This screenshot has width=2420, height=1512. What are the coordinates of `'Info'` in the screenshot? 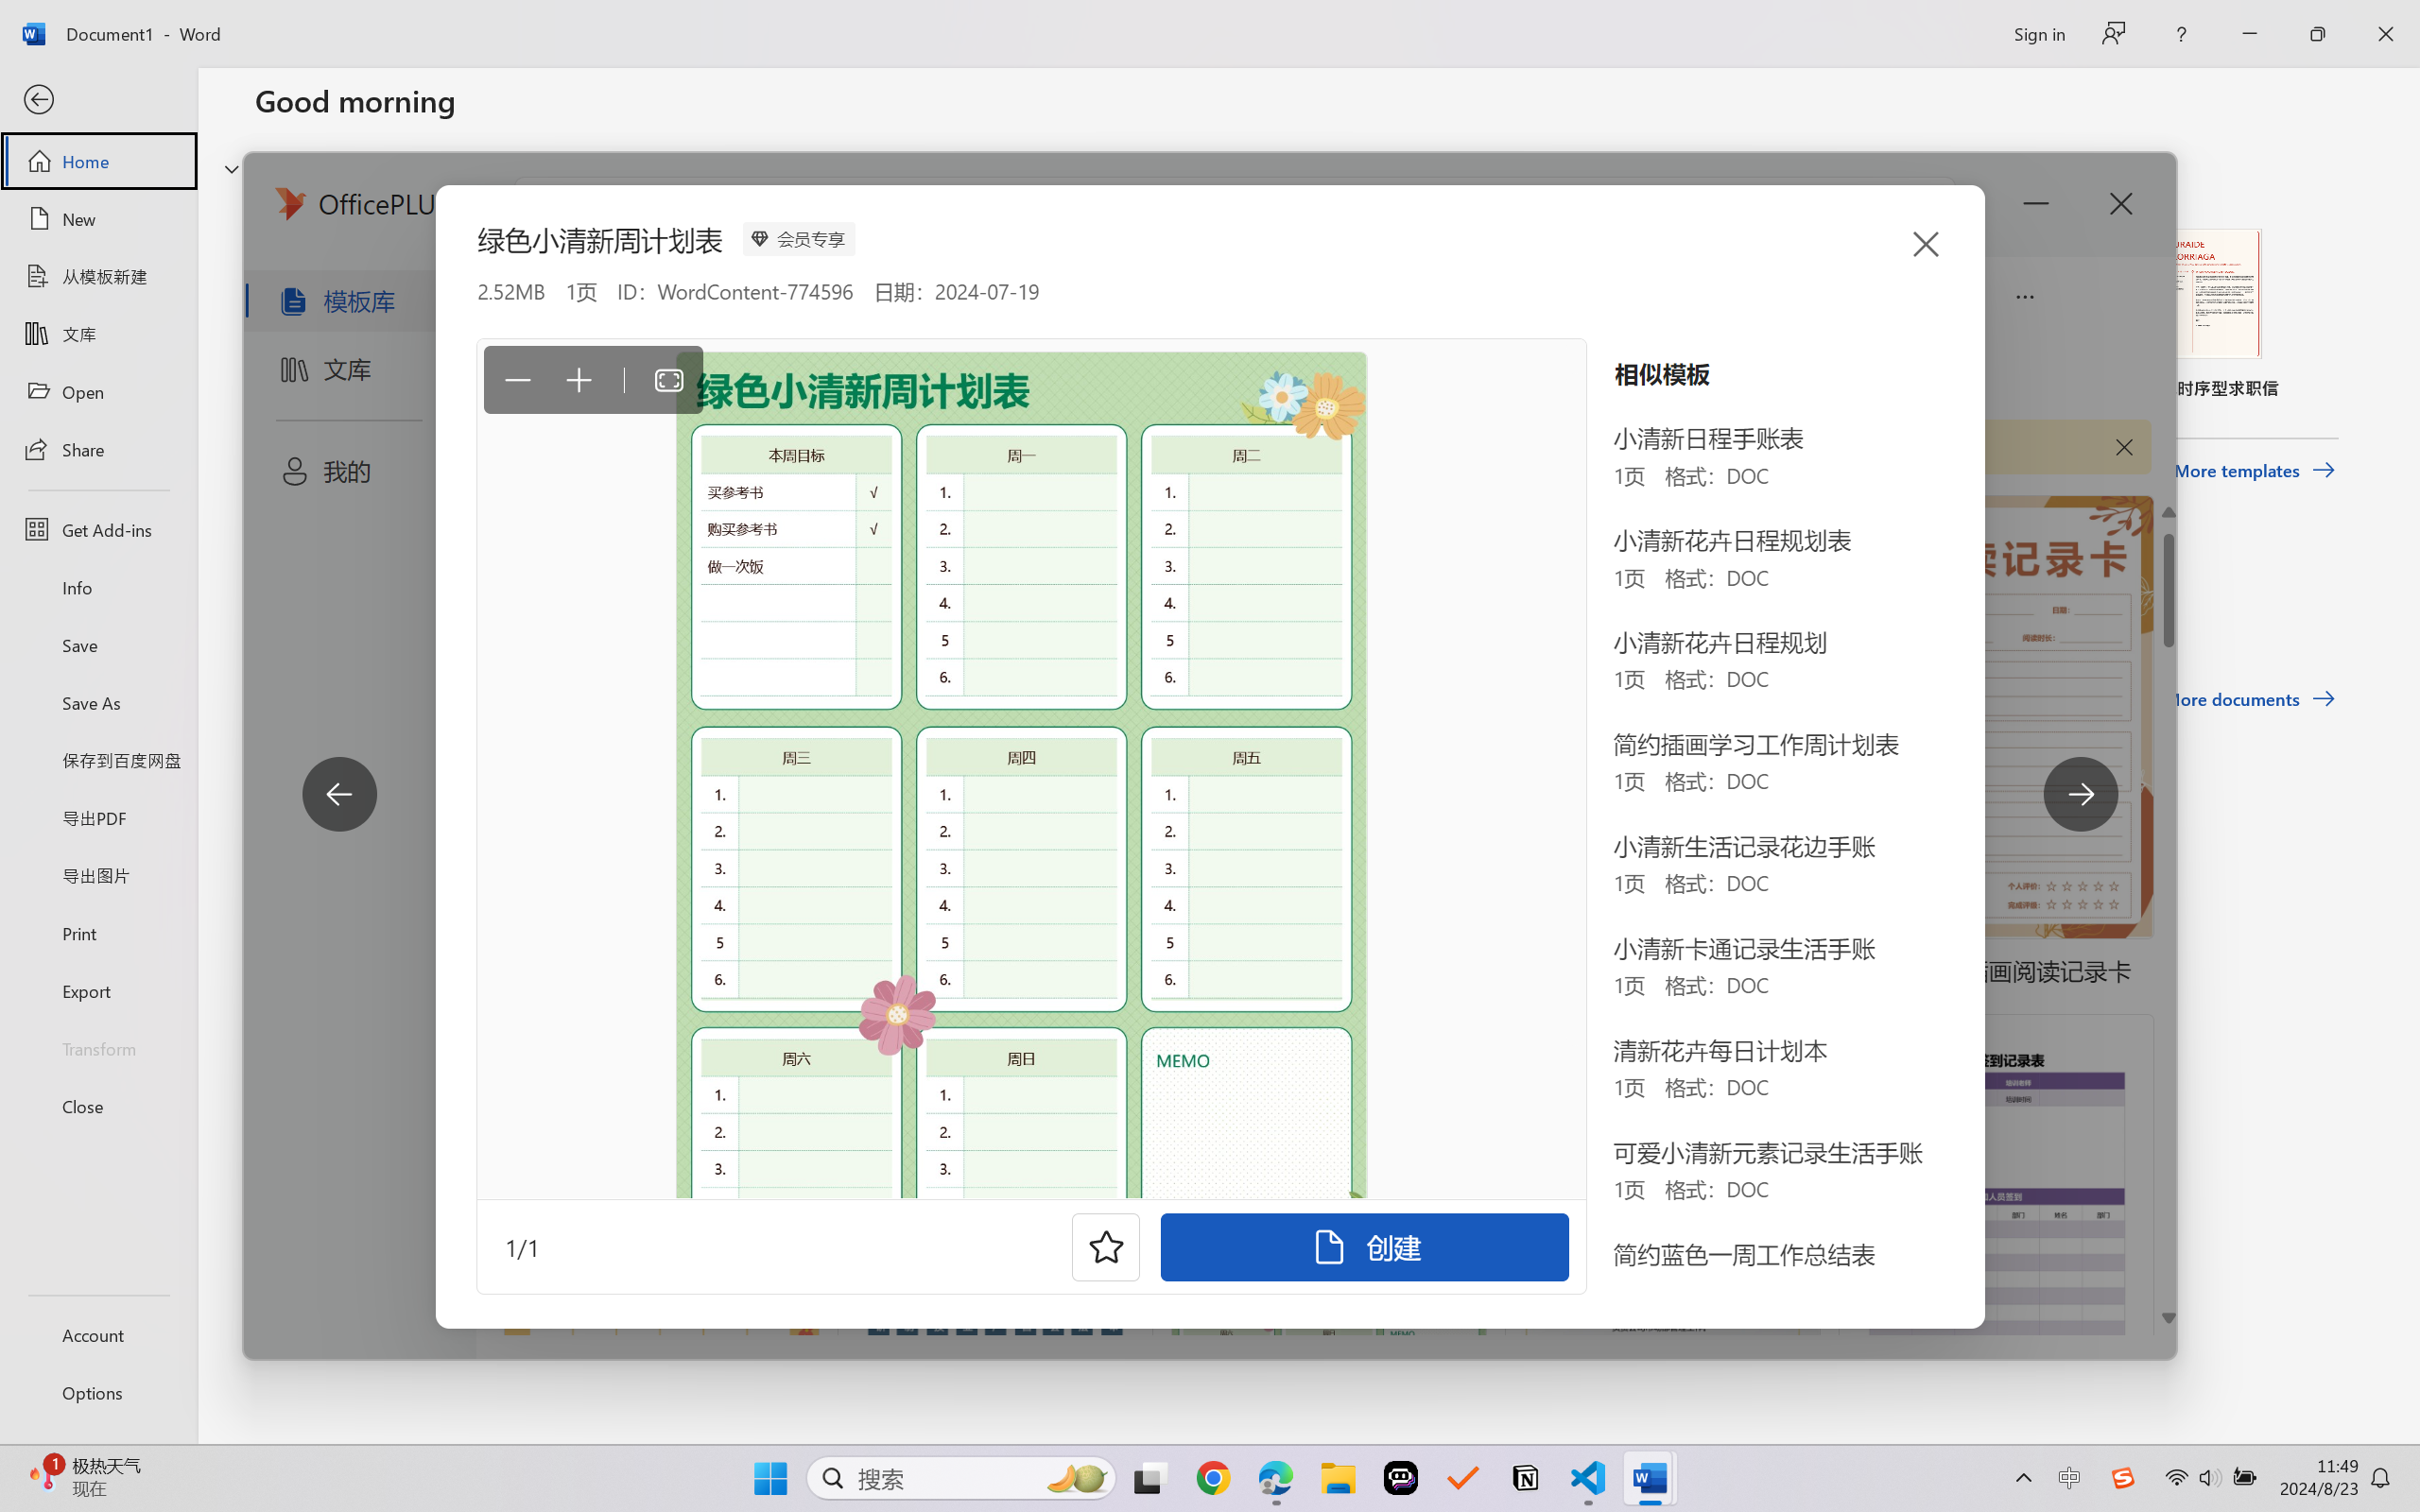 It's located at (97, 586).